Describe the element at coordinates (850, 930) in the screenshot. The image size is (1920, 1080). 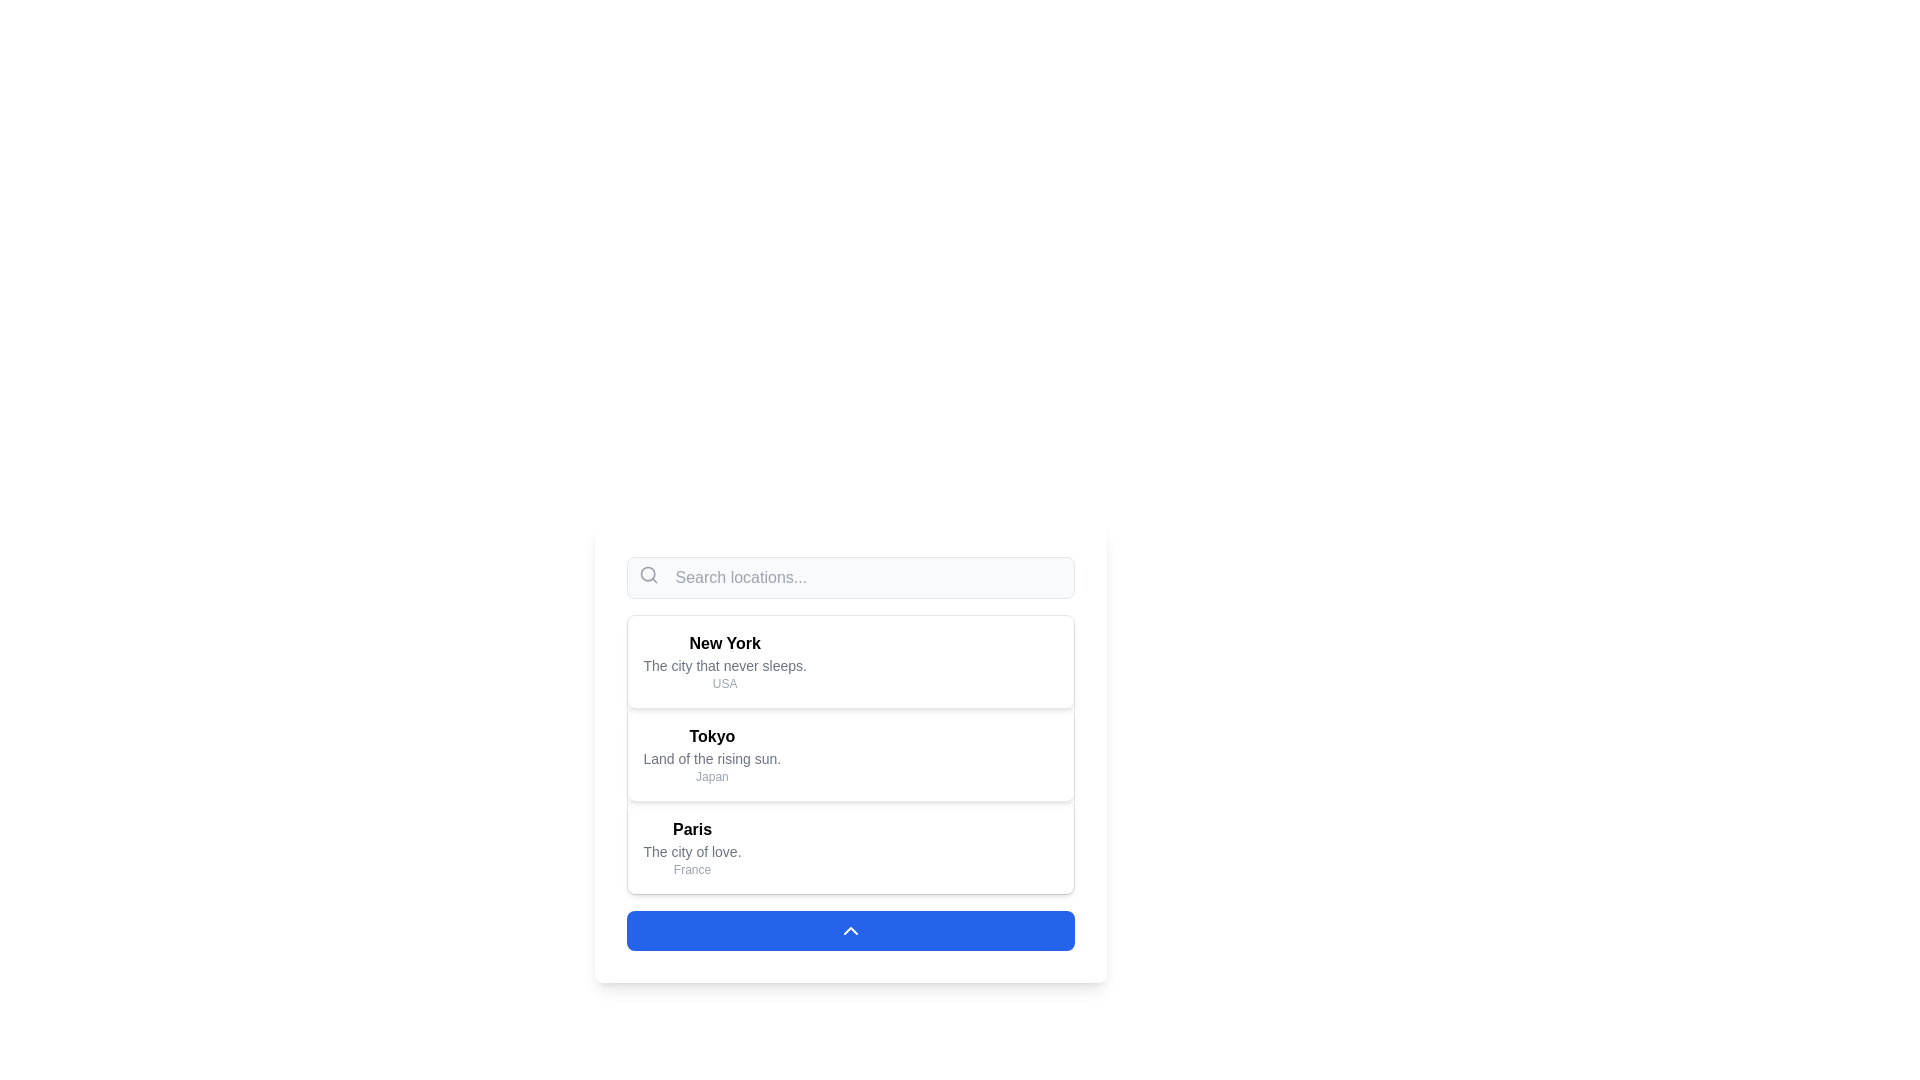
I see `the button with a chevron-up icon at the bottom of the city list` at that location.